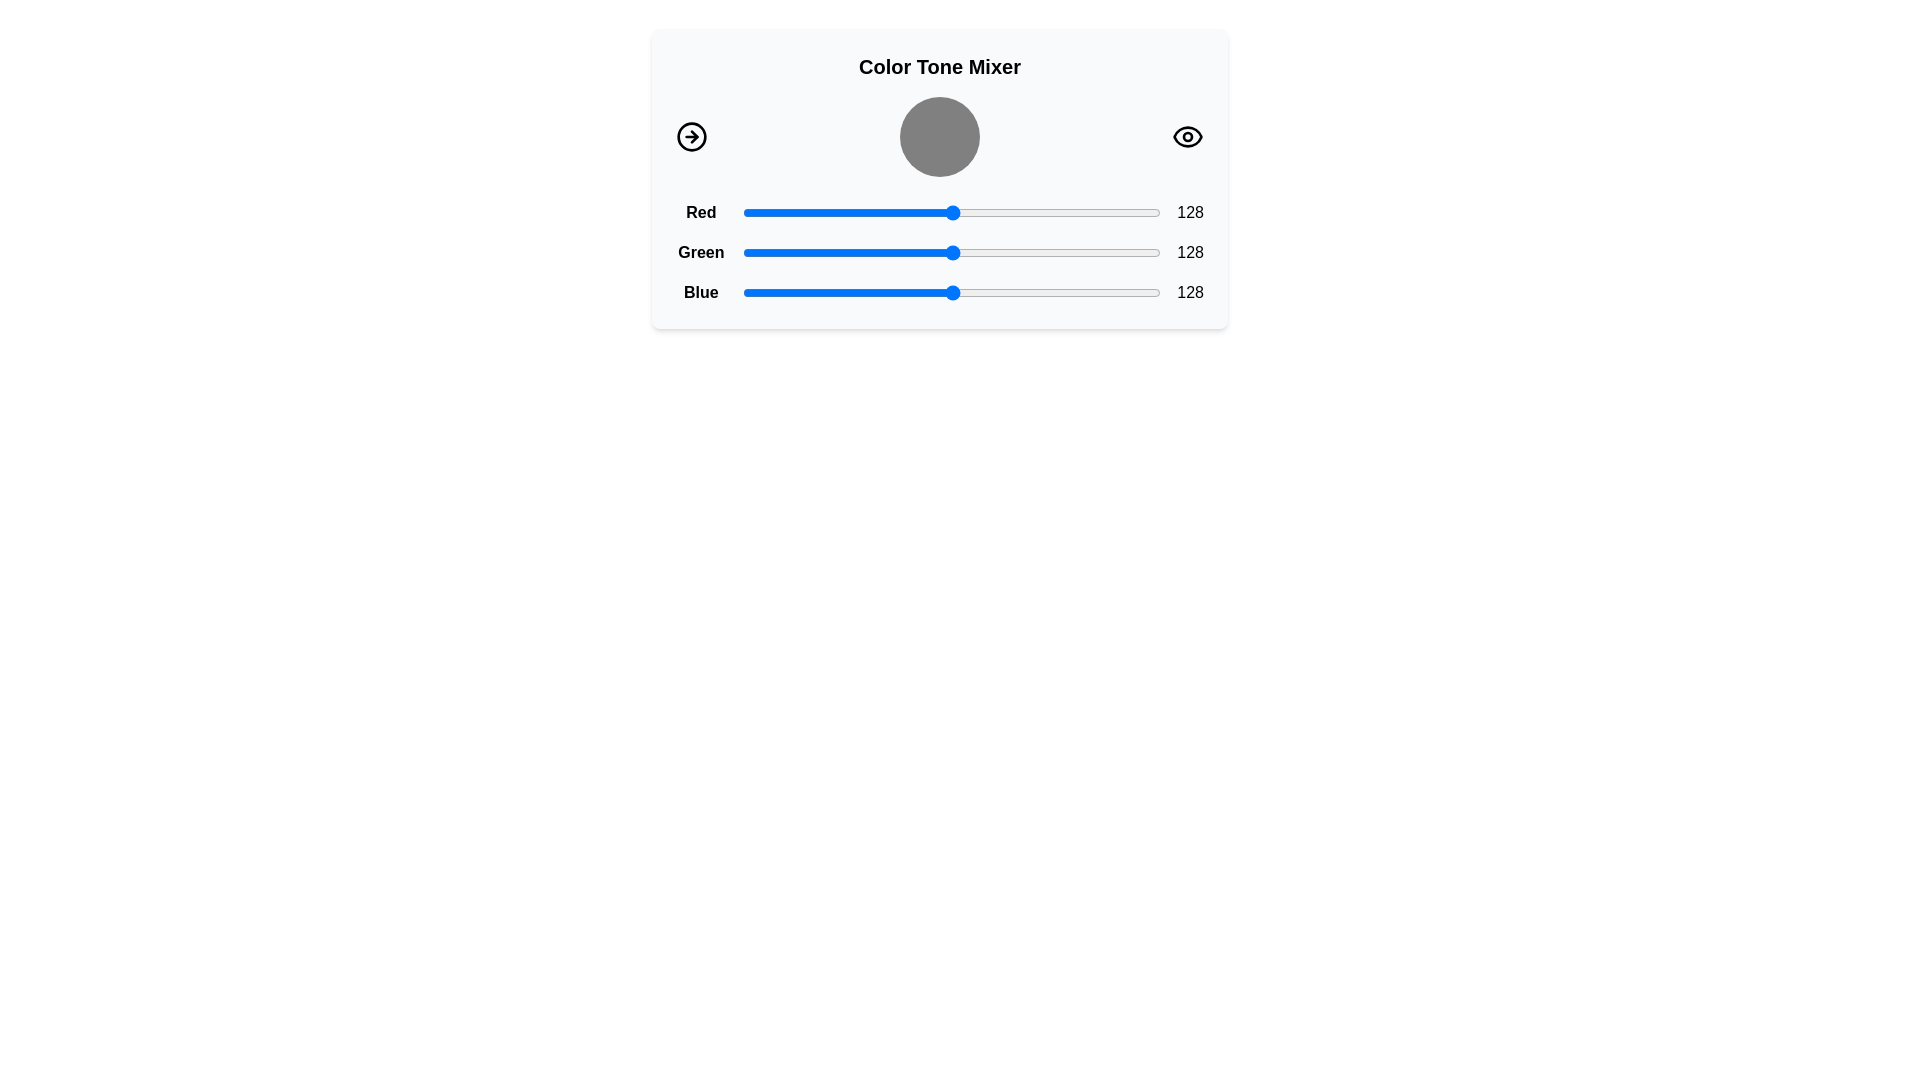 The height and width of the screenshot is (1080, 1920). What do you see at coordinates (1190, 252) in the screenshot?
I see `the static label displaying the number '128', which is located to the right of the 'Green' slider in the 'Color Tone Mixer' interface` at bounding box center [1190, 252].